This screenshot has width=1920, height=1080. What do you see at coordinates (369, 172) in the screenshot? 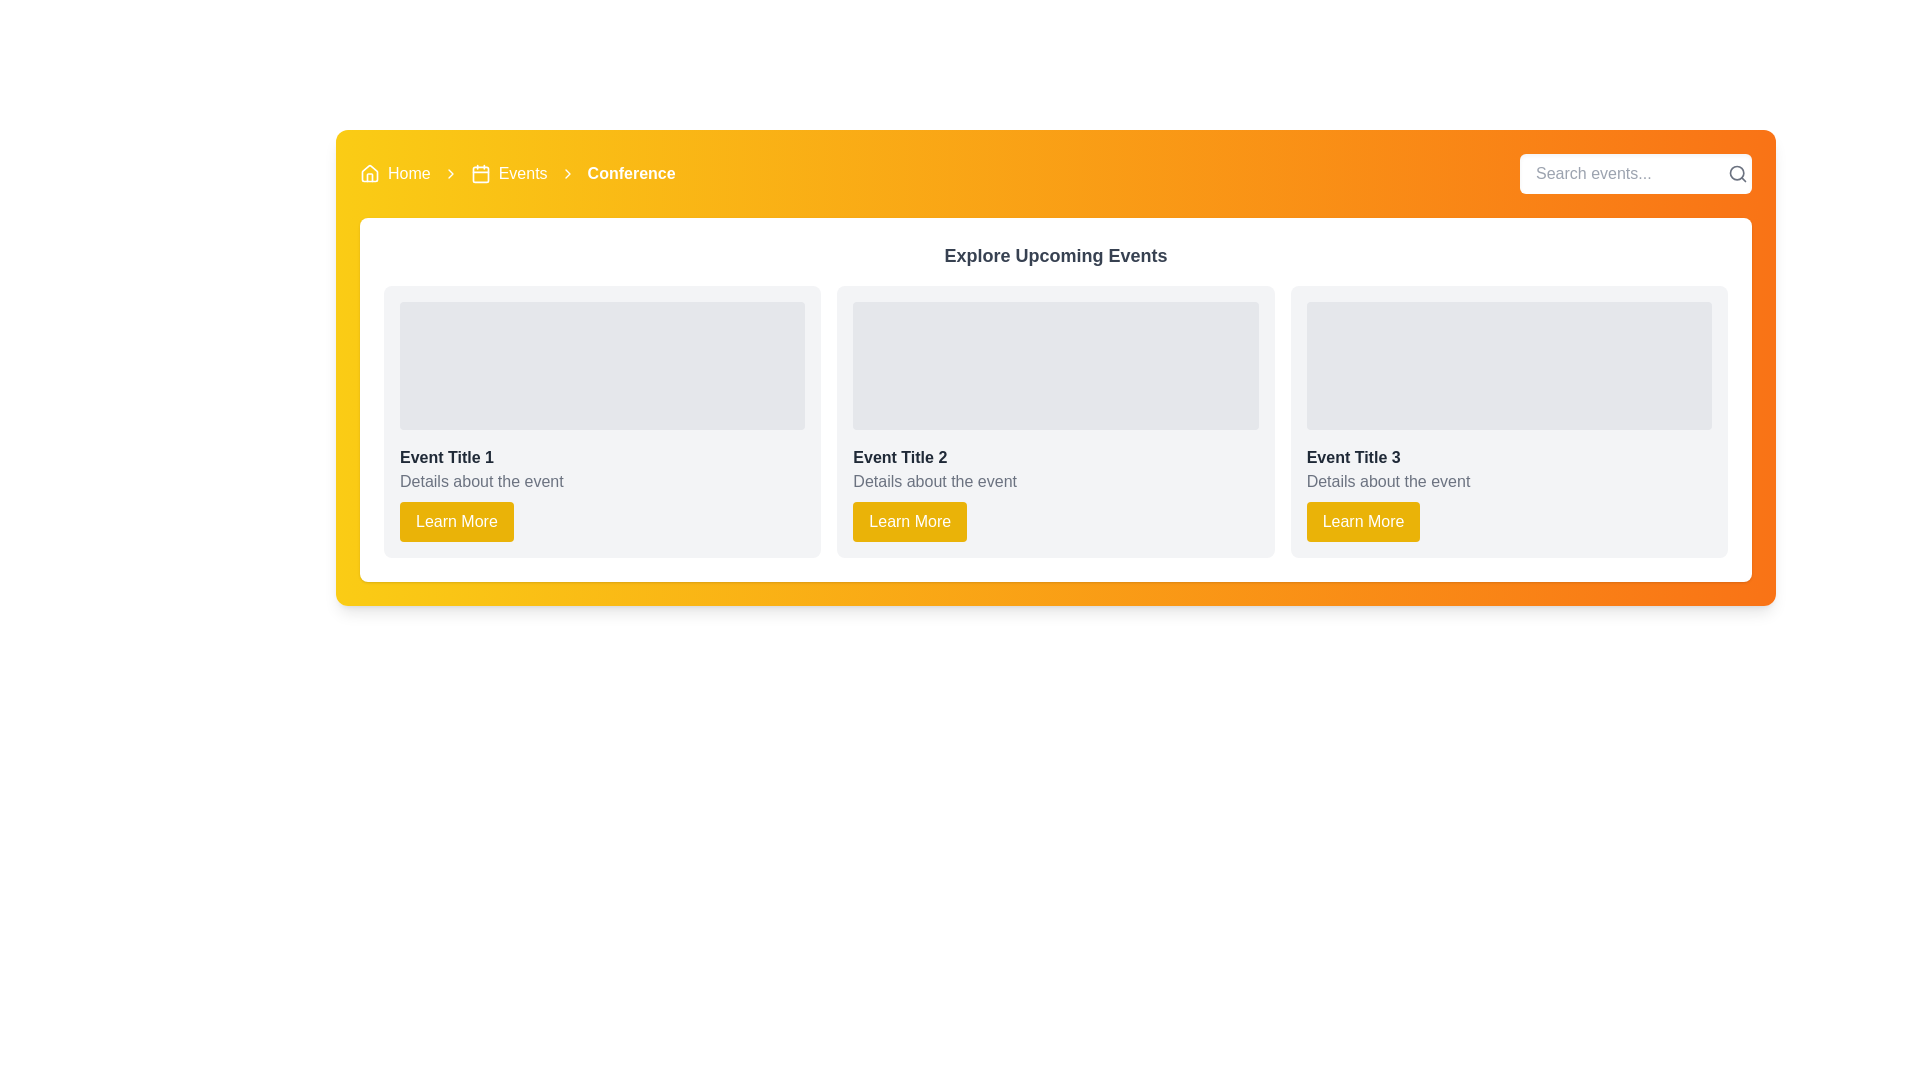
I see `the 'Home' icon in the breadcrumb navigation bar located in the top-left portion of the interface, which visually represents the starting point of the navigation structure` at bounding box center [369, 172].